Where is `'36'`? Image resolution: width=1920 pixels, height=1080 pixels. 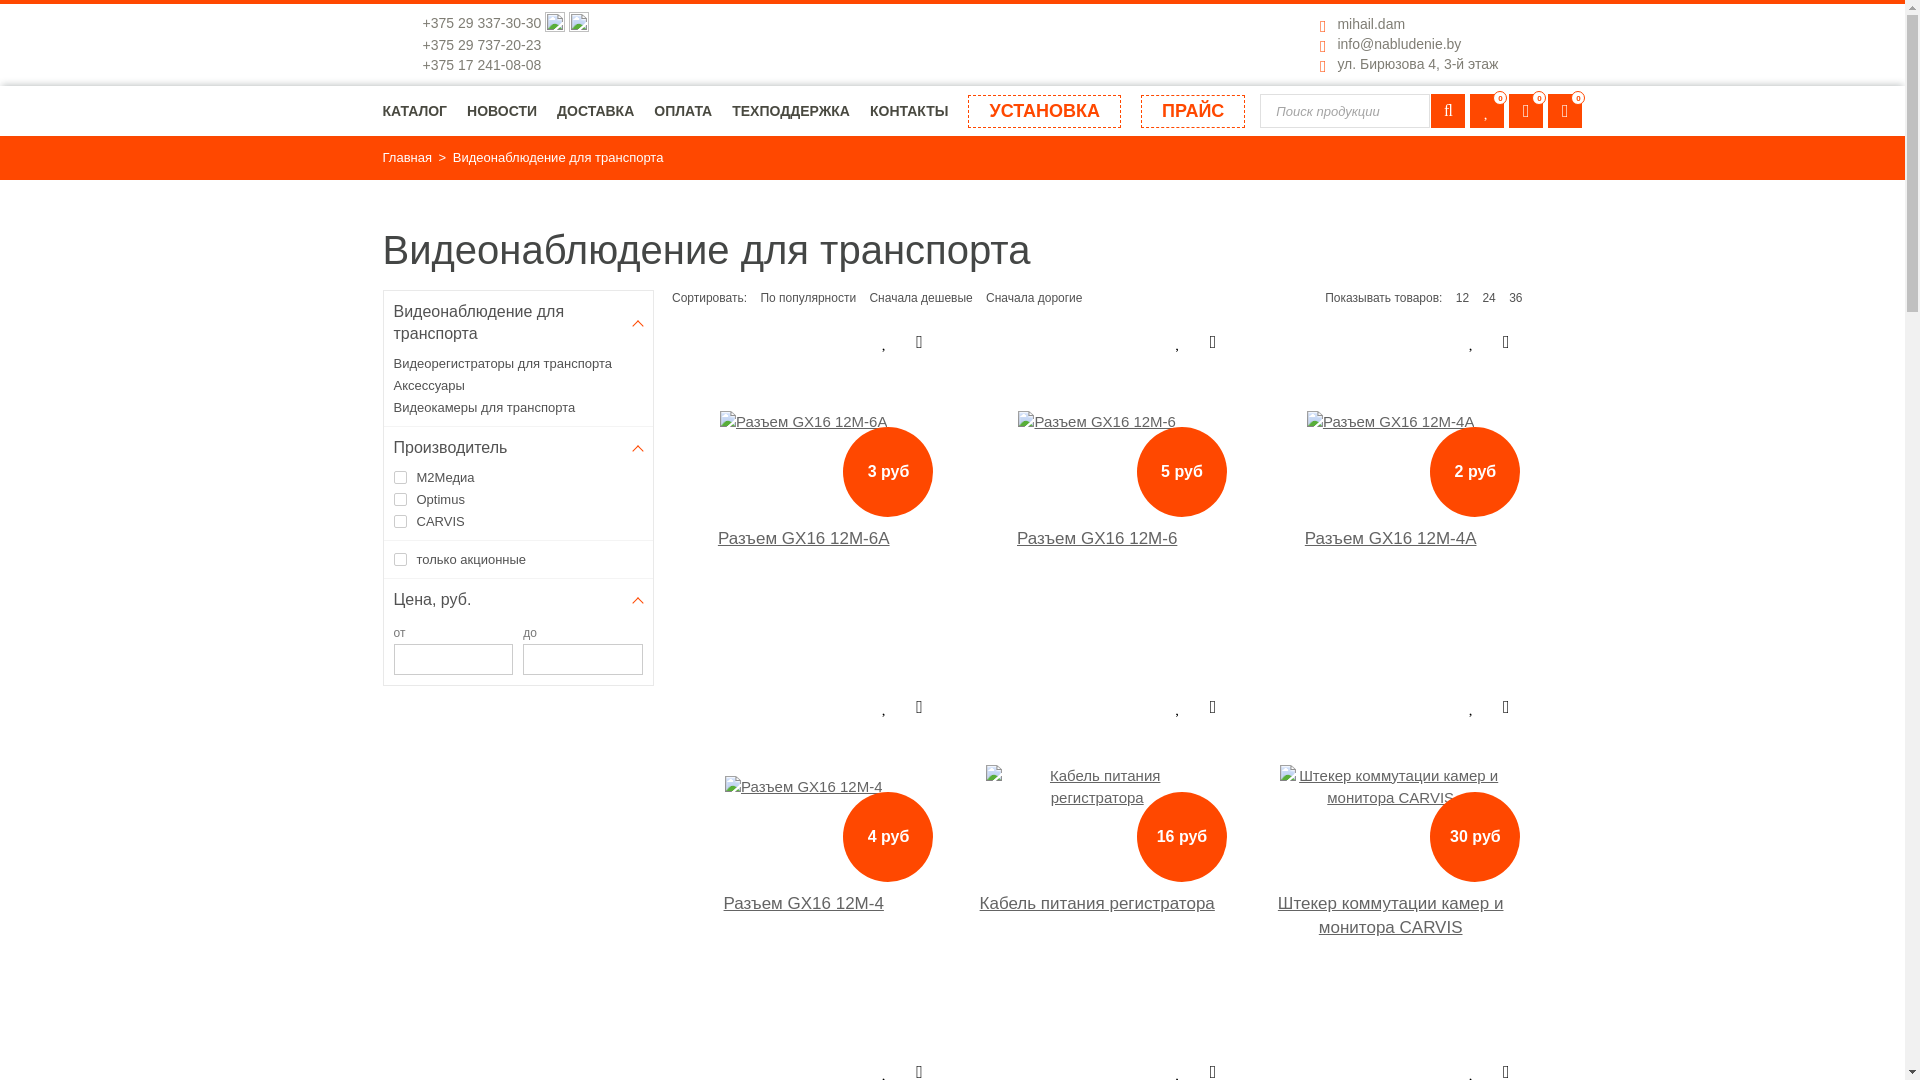
'36' is located at coordinates (1515, 297).